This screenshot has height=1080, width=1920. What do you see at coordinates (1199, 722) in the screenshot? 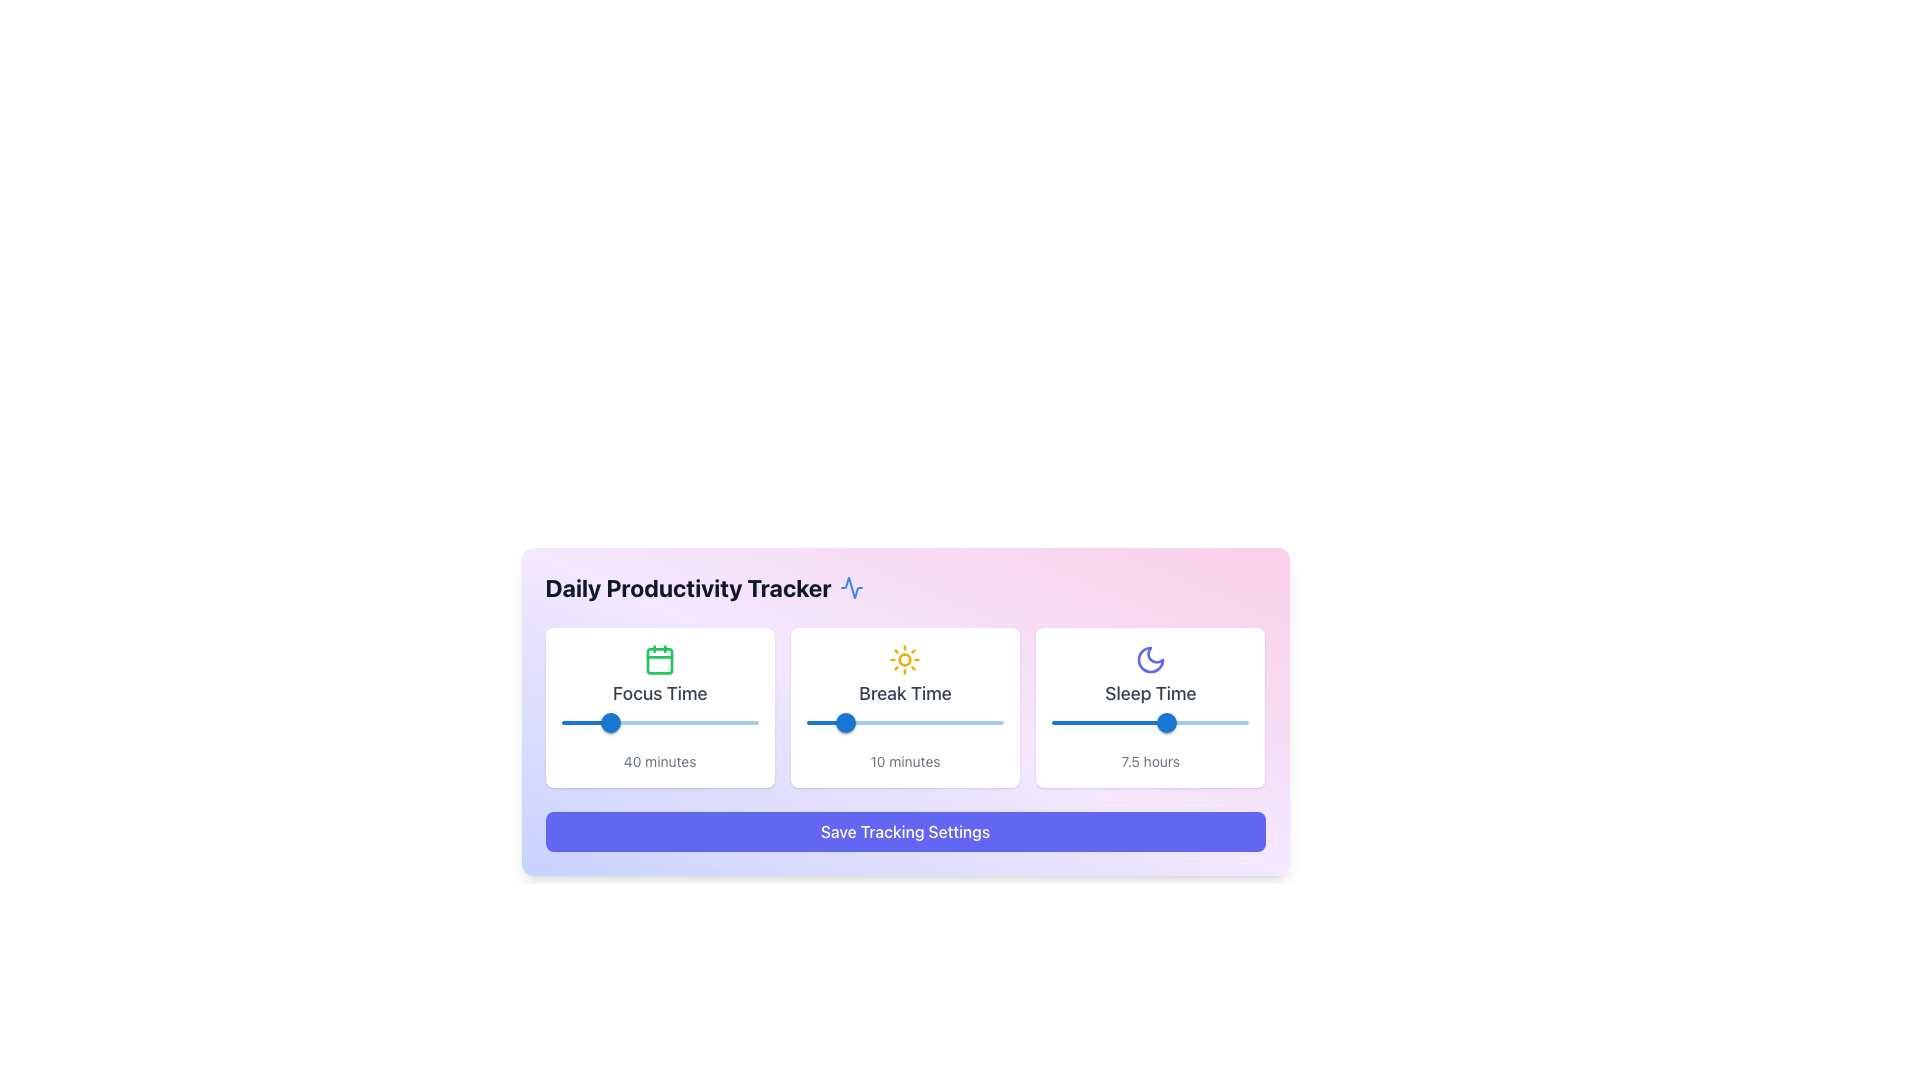
I see `the sleep time slider` at bounding box center [1199, 722].